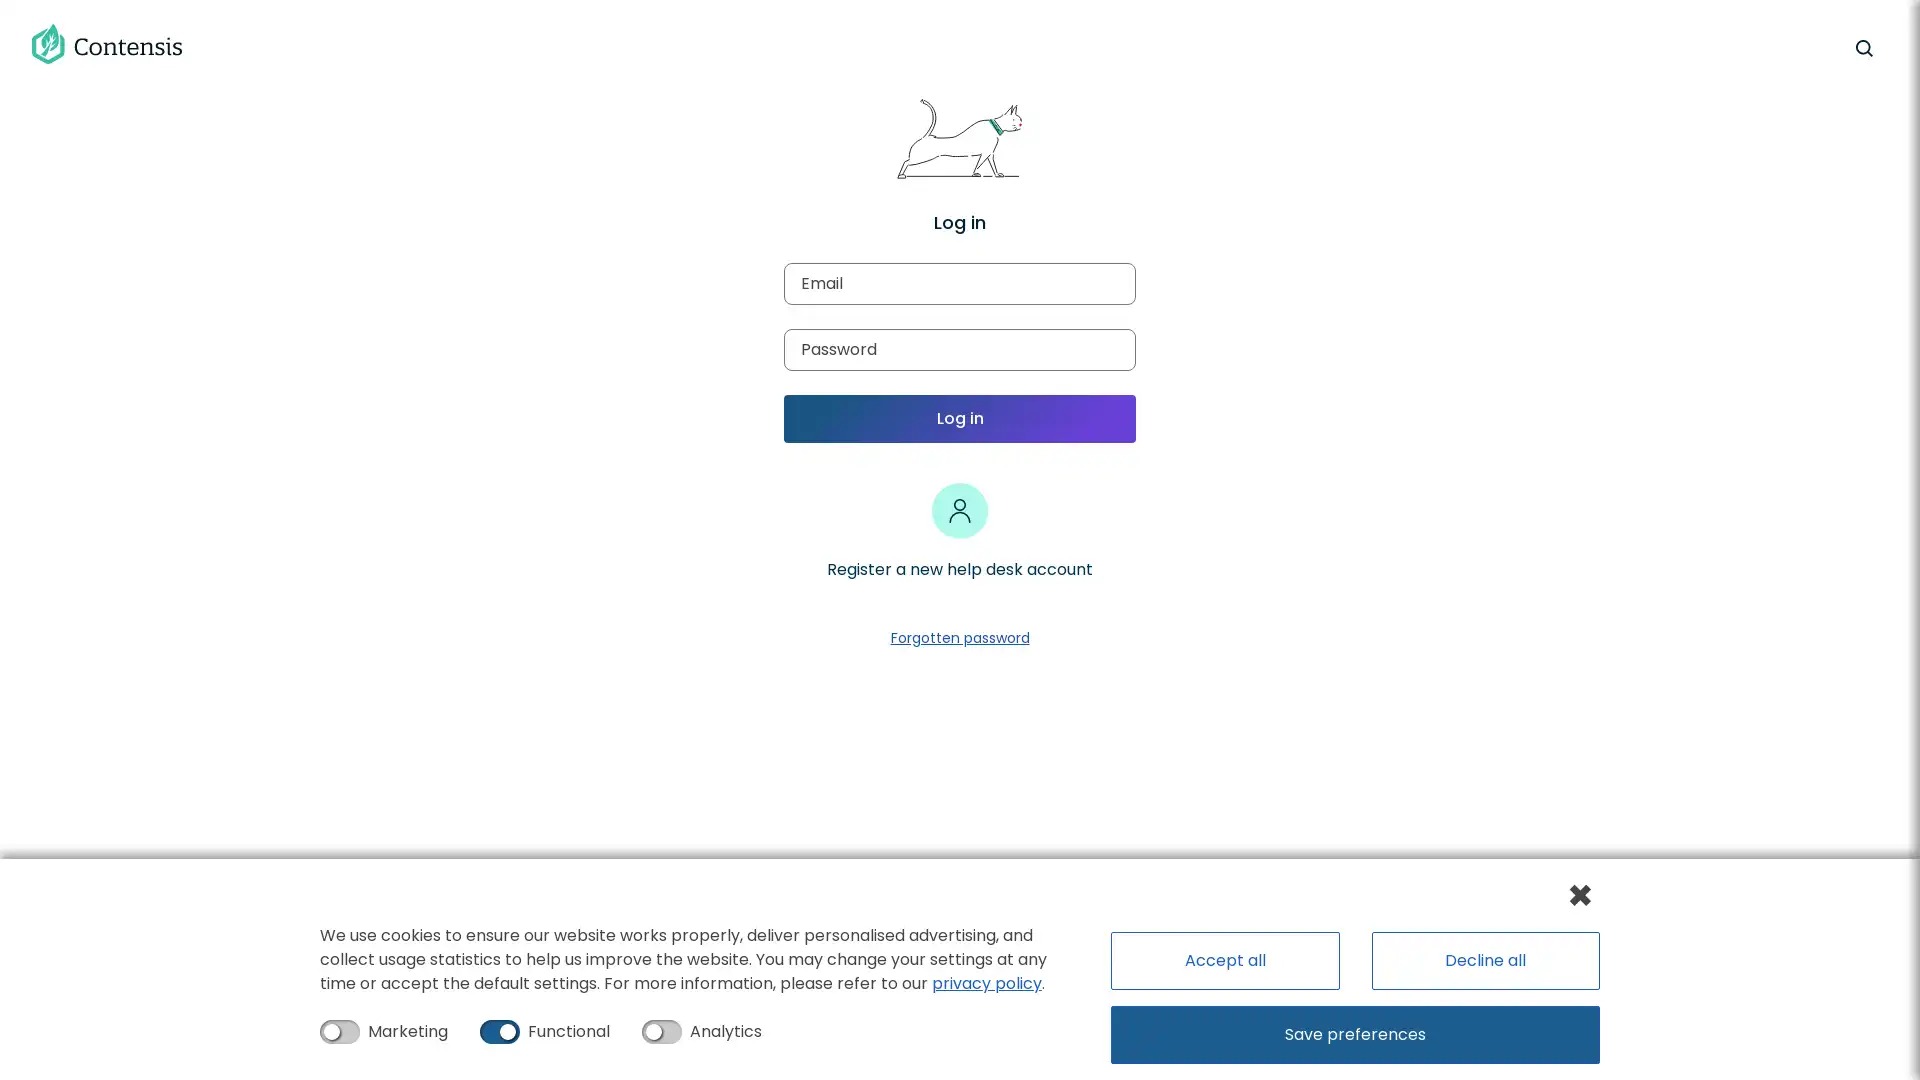 This screenshot has height=1080, width=1920. Describe the element at coordinates (1223, 959) in the screenshot. I see `Accept all` at that location.